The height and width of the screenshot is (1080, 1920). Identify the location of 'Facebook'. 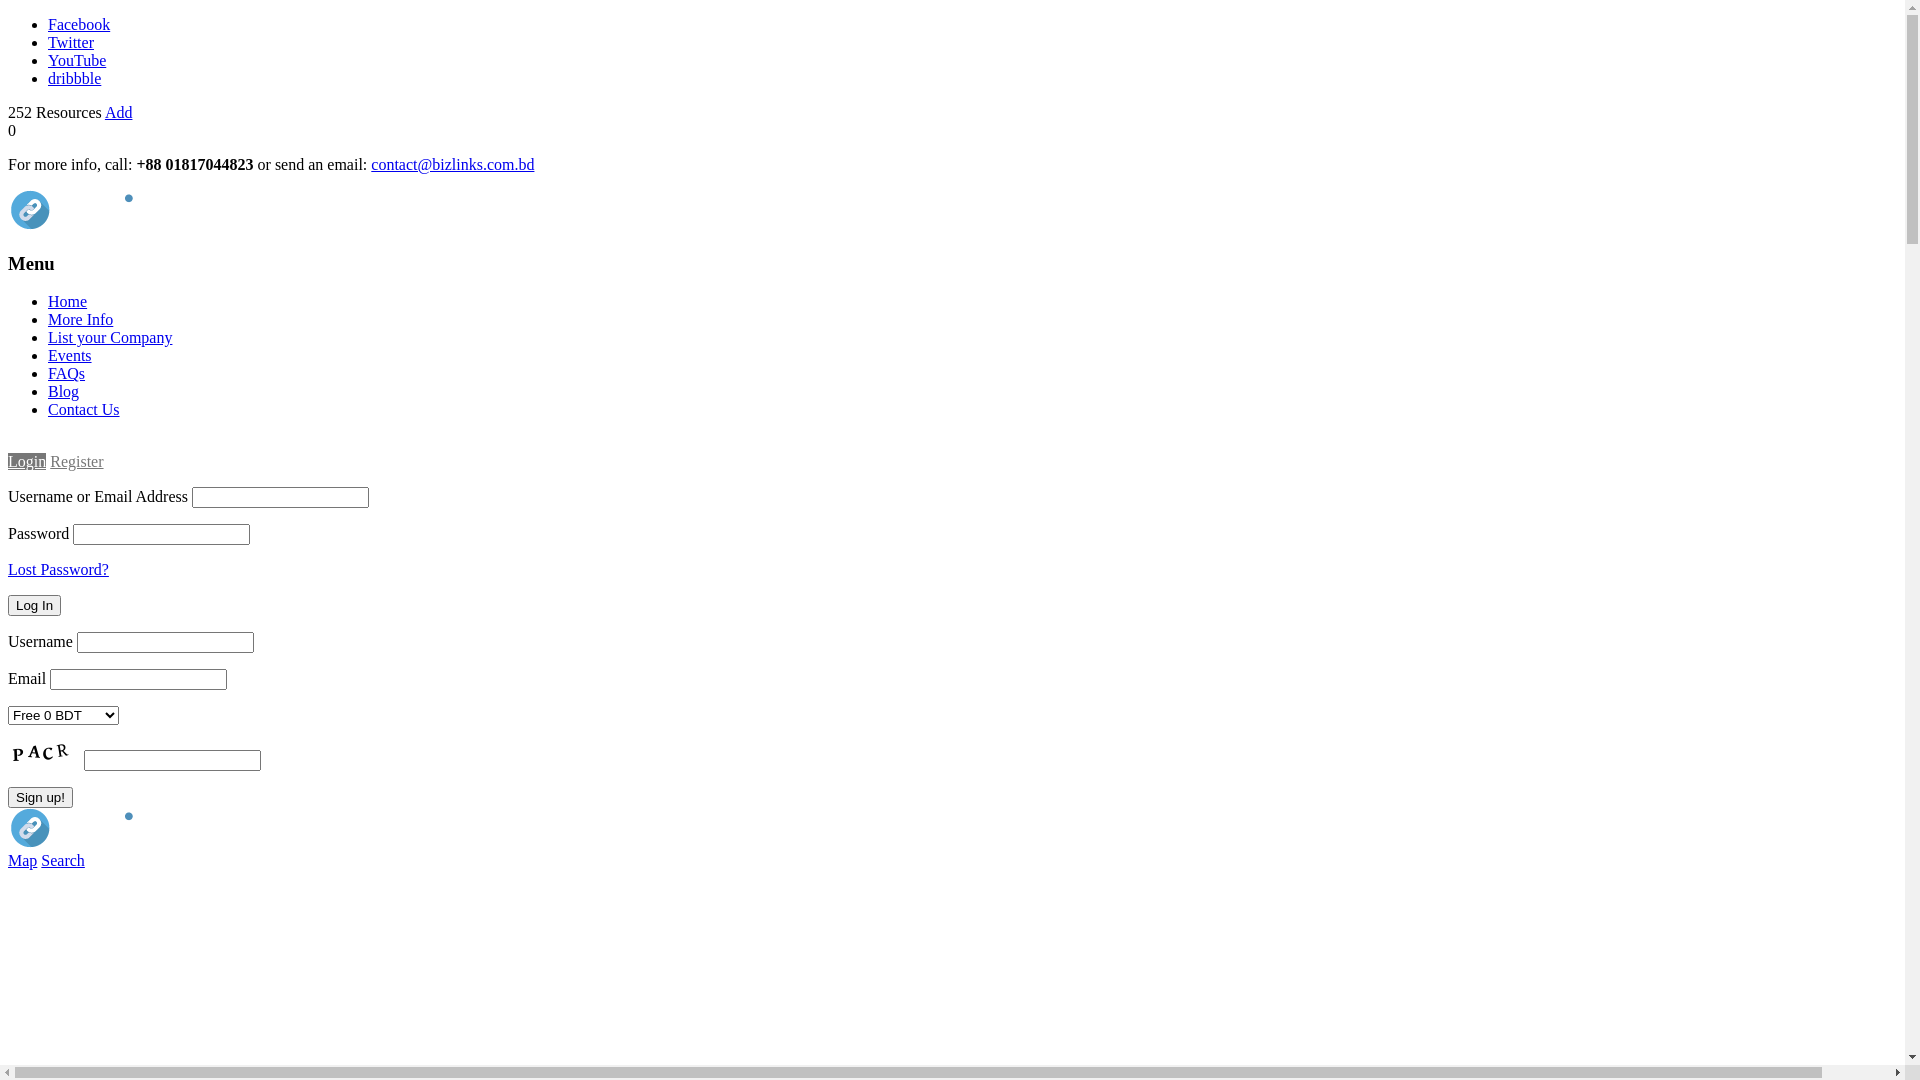
(78, 24).